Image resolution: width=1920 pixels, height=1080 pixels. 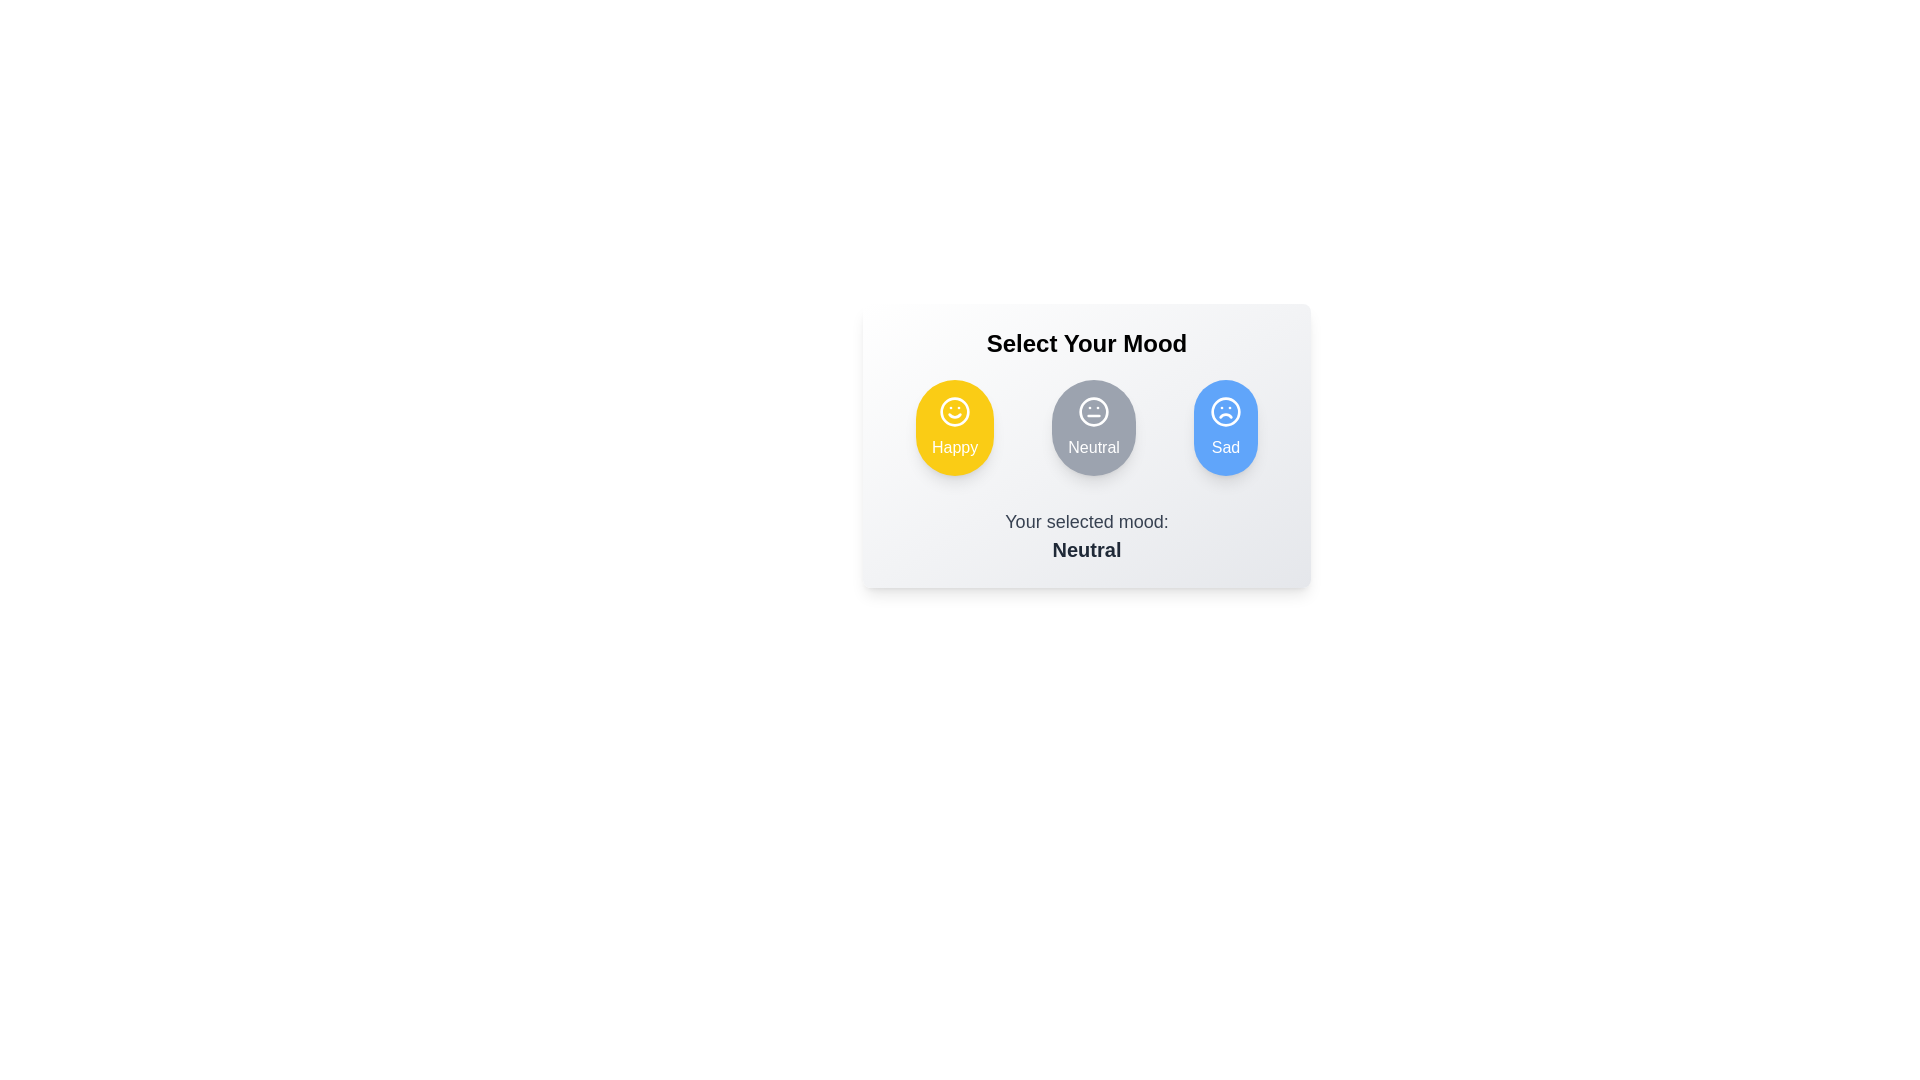 I want to click on the 'Neutral' mood text label located directly underneath the gray circular button in the center of the three-button group labeled by emotions, so click(x=1093, y=446).